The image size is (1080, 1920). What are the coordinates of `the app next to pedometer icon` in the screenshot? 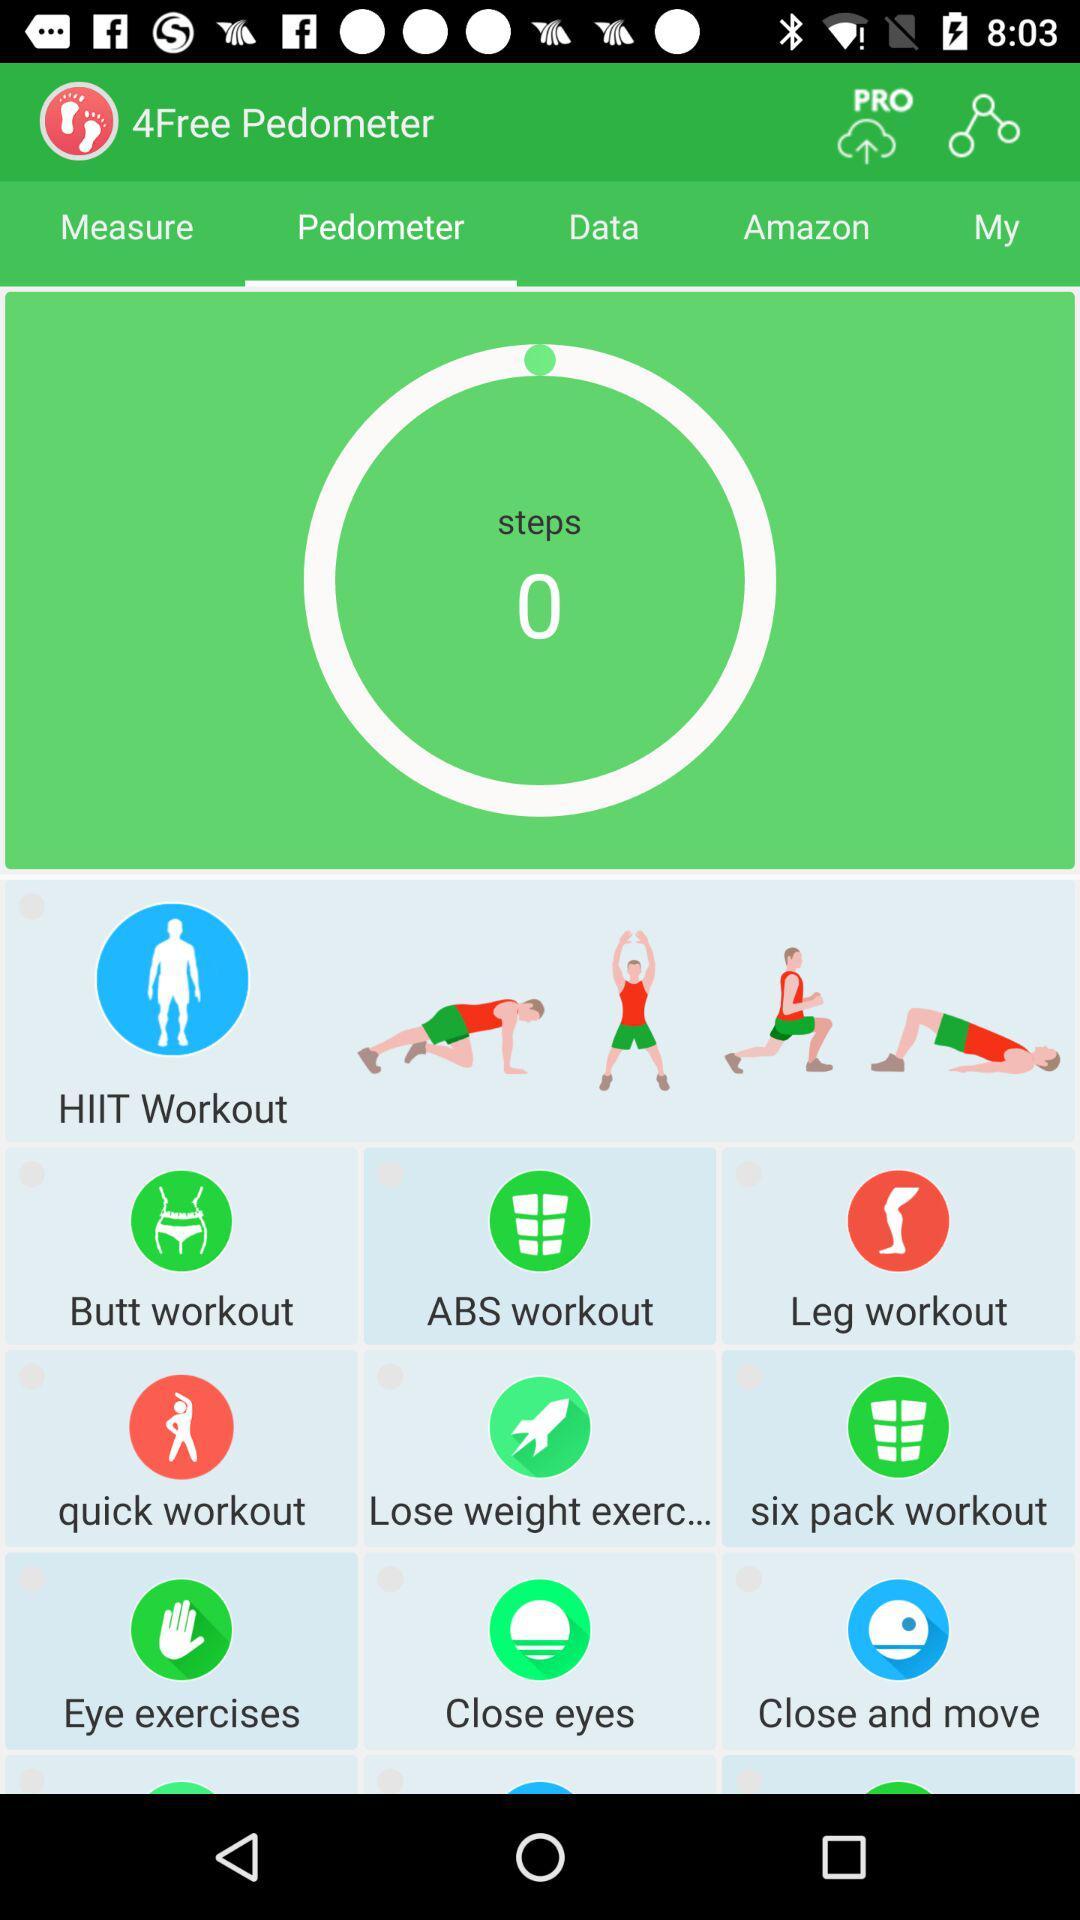 It's located at (603, 243).